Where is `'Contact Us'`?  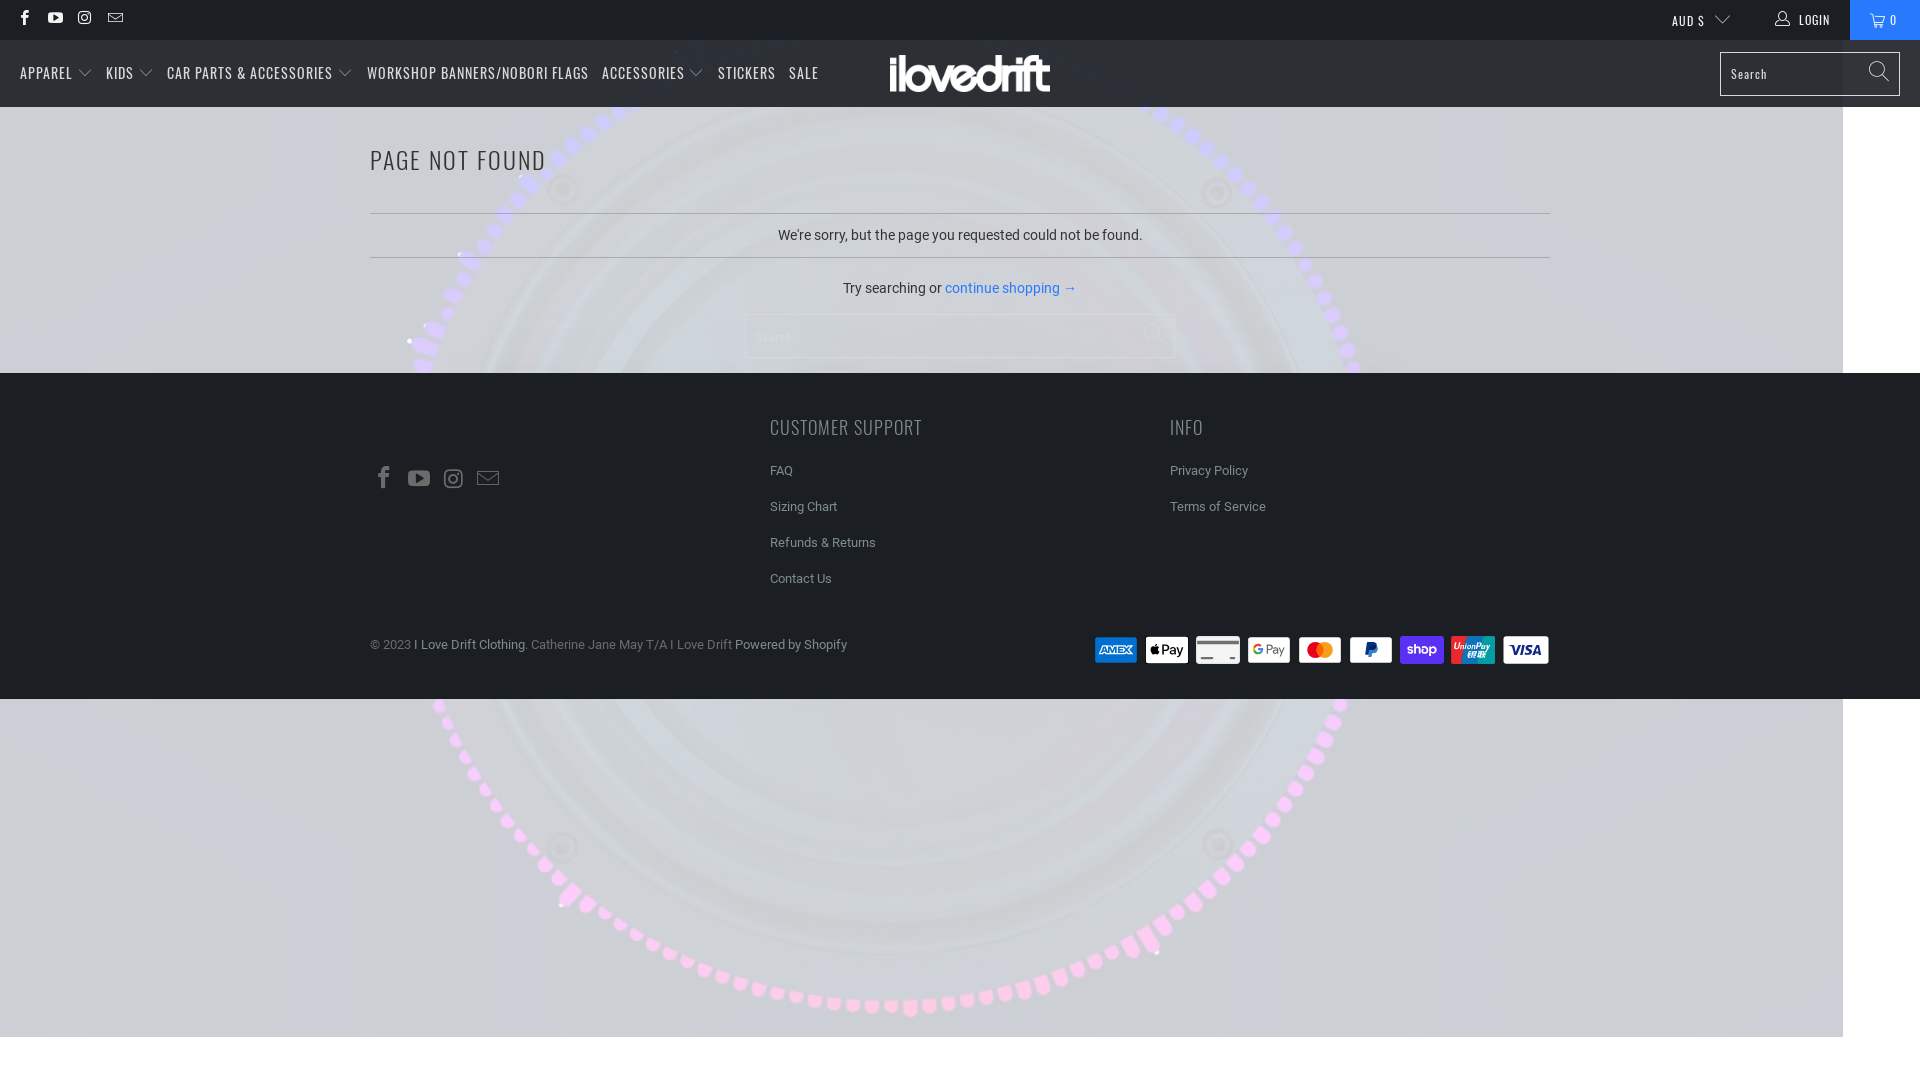
'Contact Us' is located at coordinates (801, 578).